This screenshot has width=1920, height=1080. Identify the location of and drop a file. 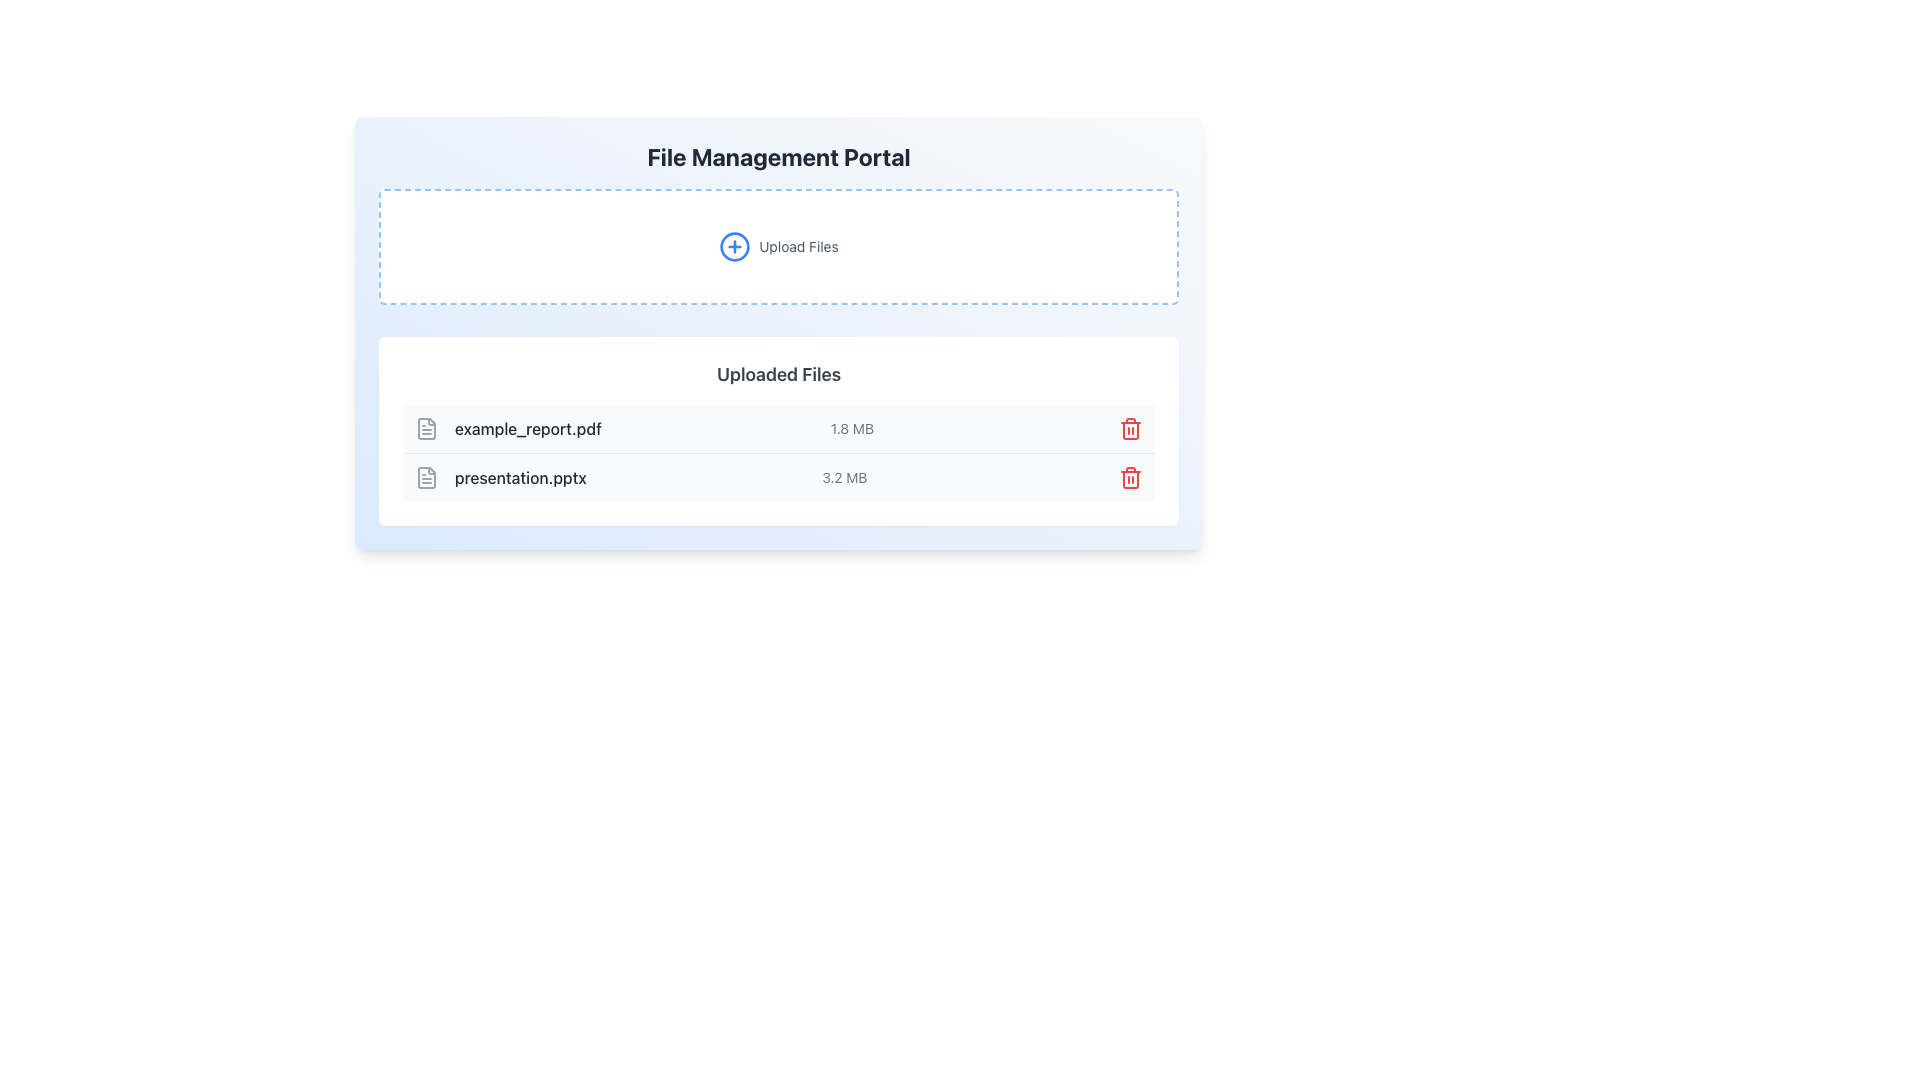
(777, 245).